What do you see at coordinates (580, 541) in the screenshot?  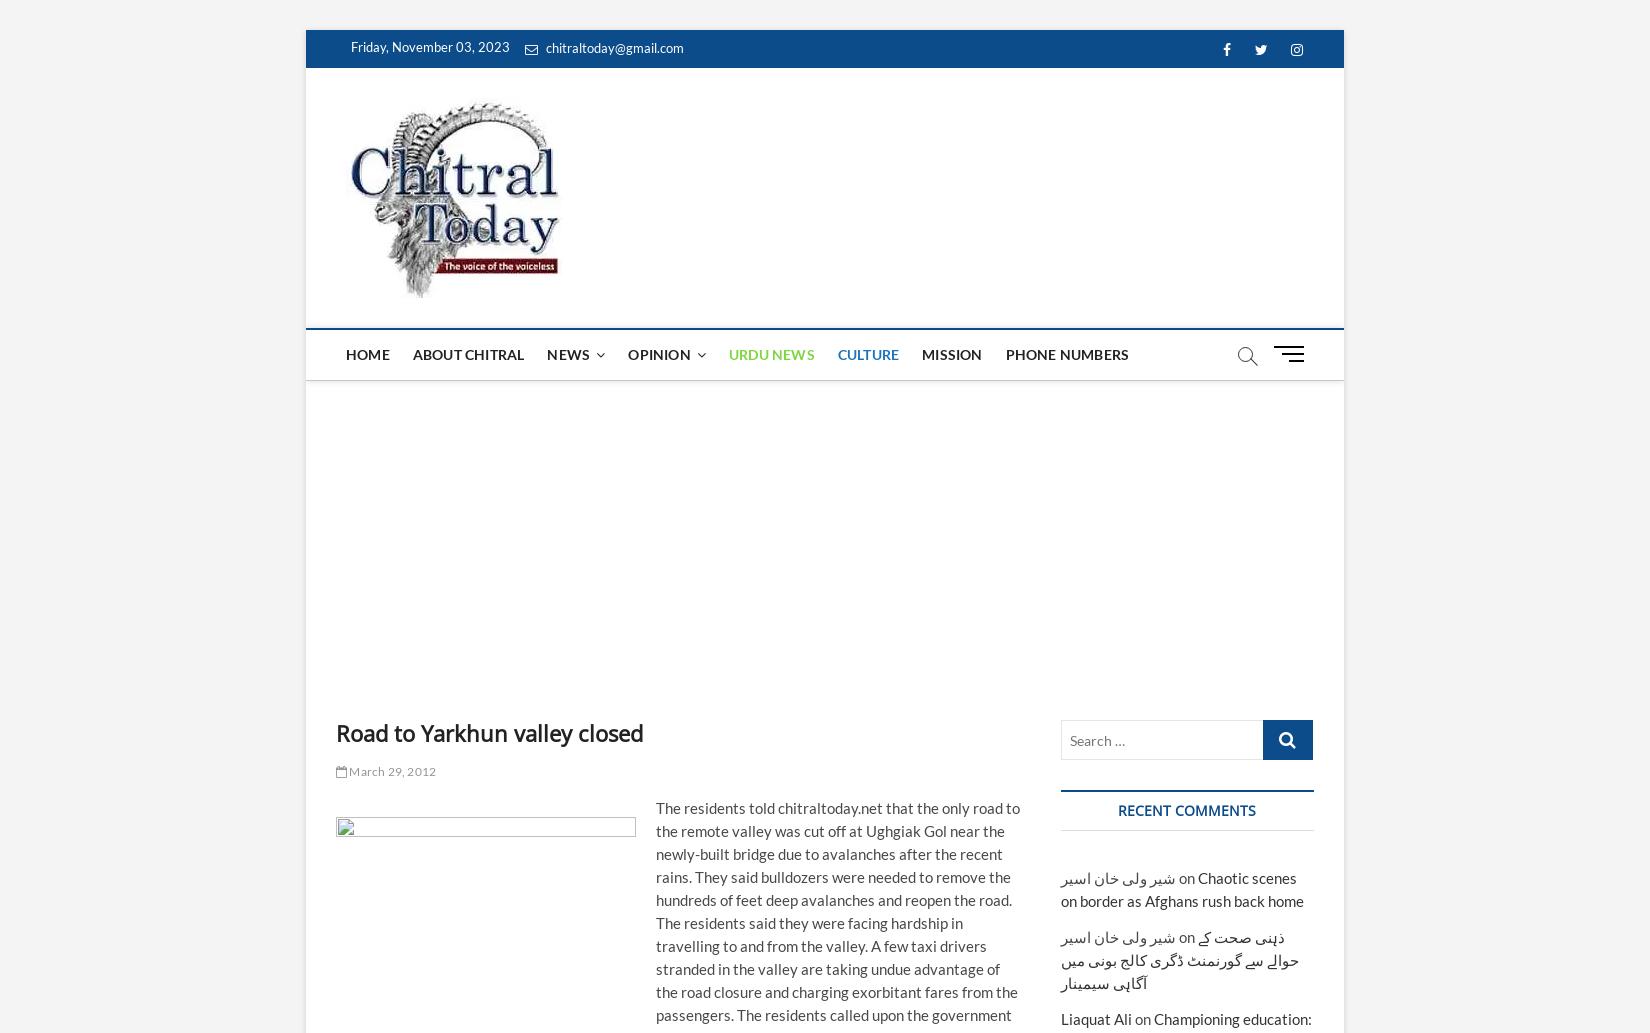 I see `'Education'` at bounding box center [580, 541].